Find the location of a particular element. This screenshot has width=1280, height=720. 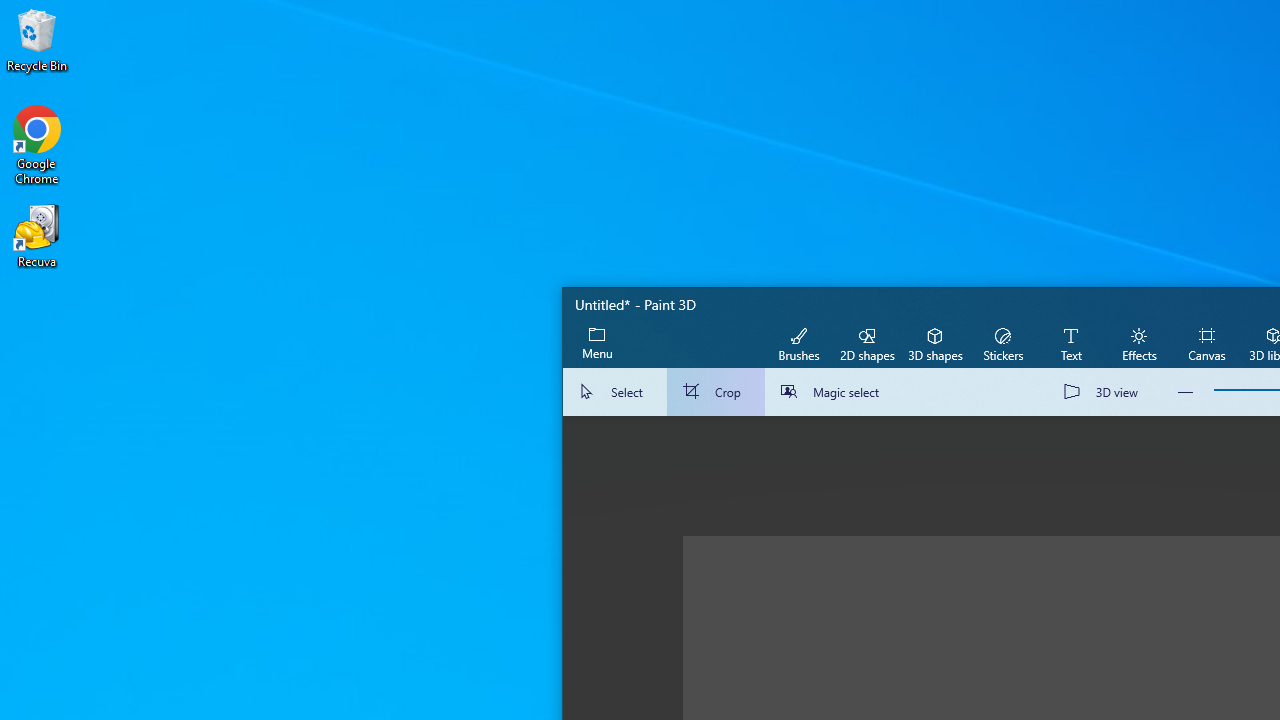

'Select' is located at coordinates (614, 392).